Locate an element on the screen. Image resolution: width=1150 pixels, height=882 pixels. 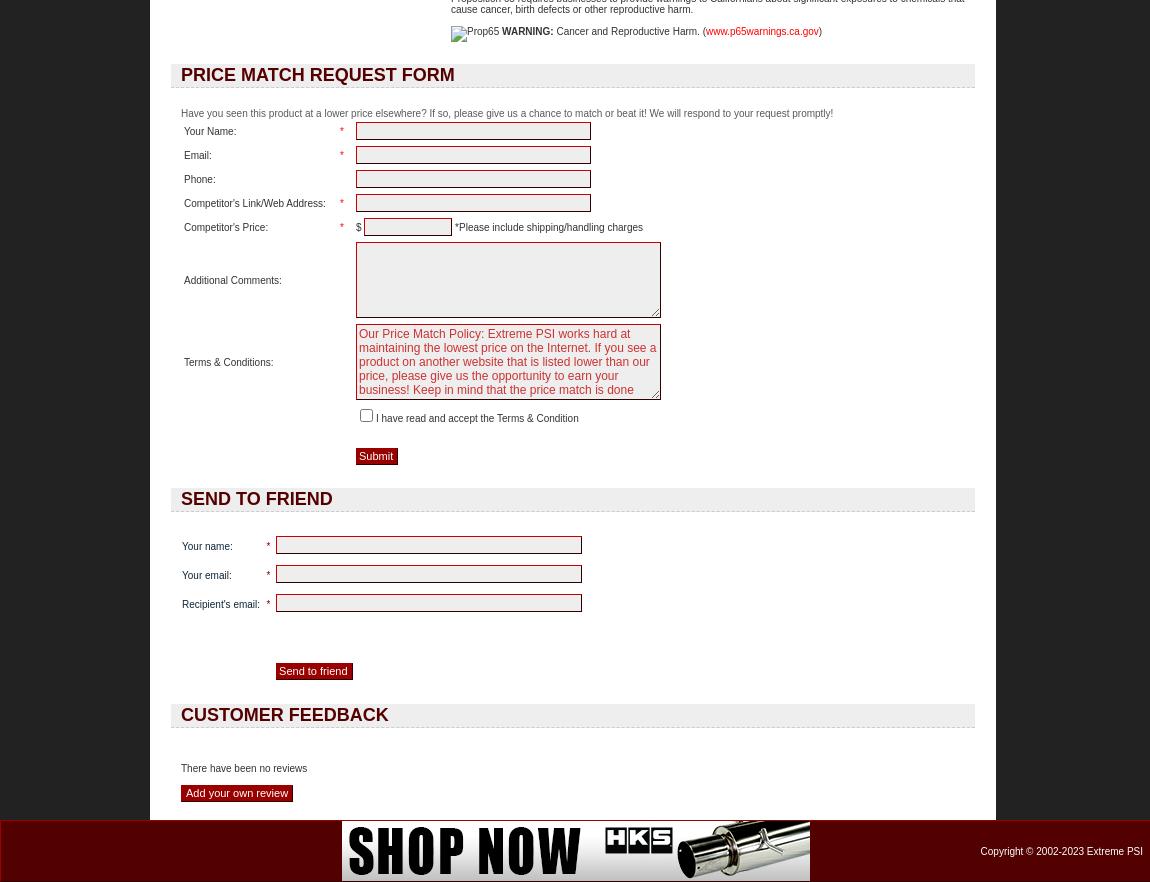
'WARNING:' is located at coordinates (501, 31).